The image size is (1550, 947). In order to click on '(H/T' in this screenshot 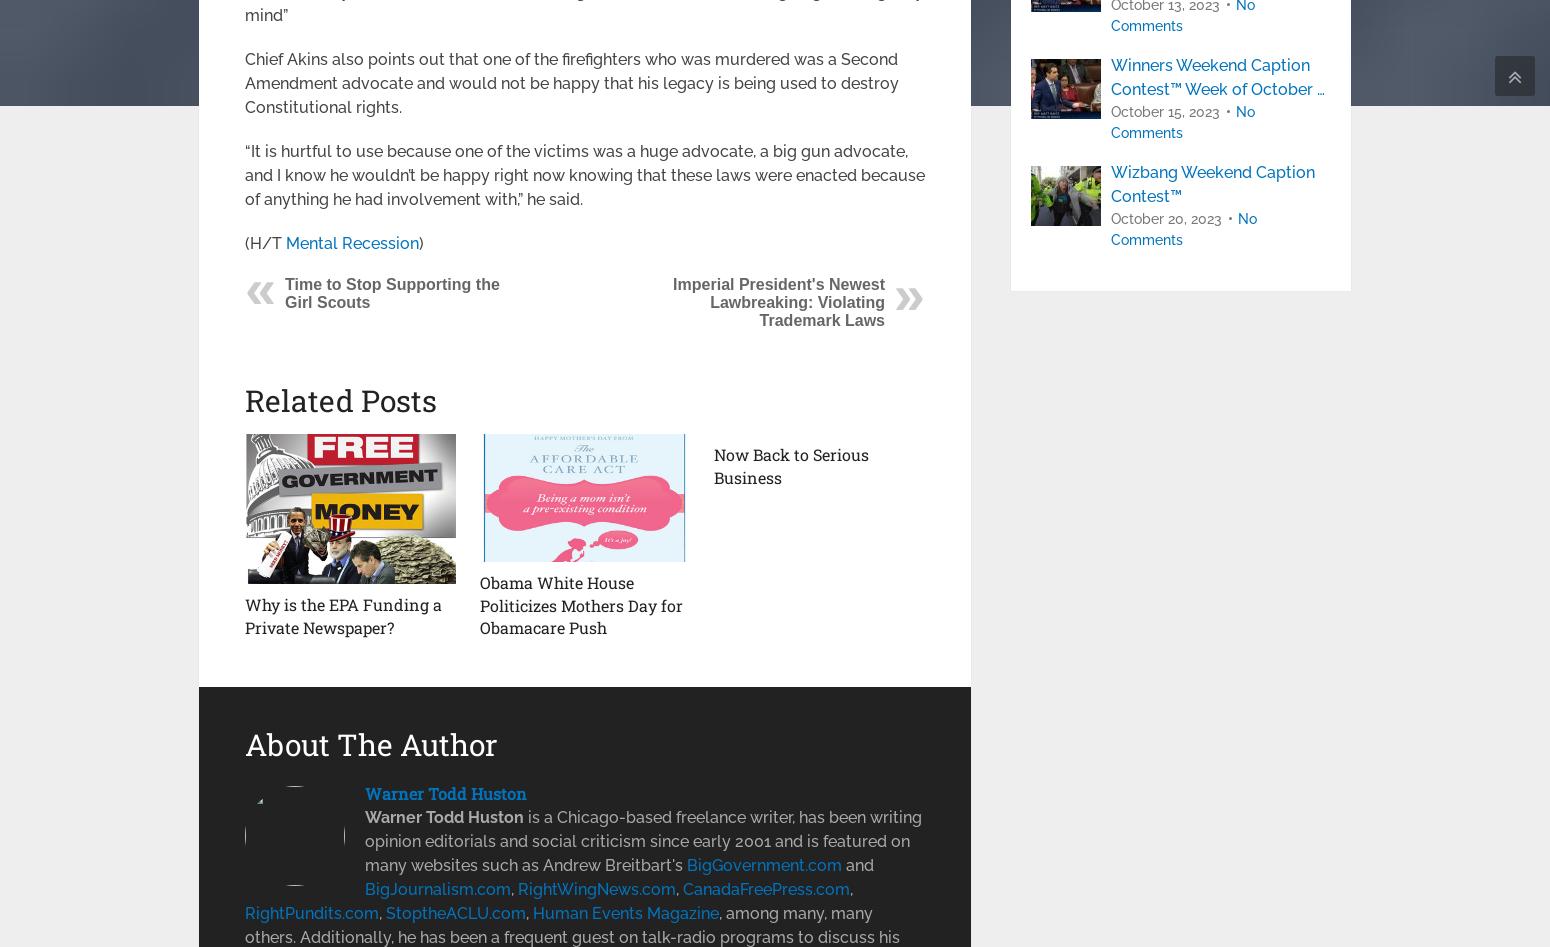, I will do `click(265, 243)`.